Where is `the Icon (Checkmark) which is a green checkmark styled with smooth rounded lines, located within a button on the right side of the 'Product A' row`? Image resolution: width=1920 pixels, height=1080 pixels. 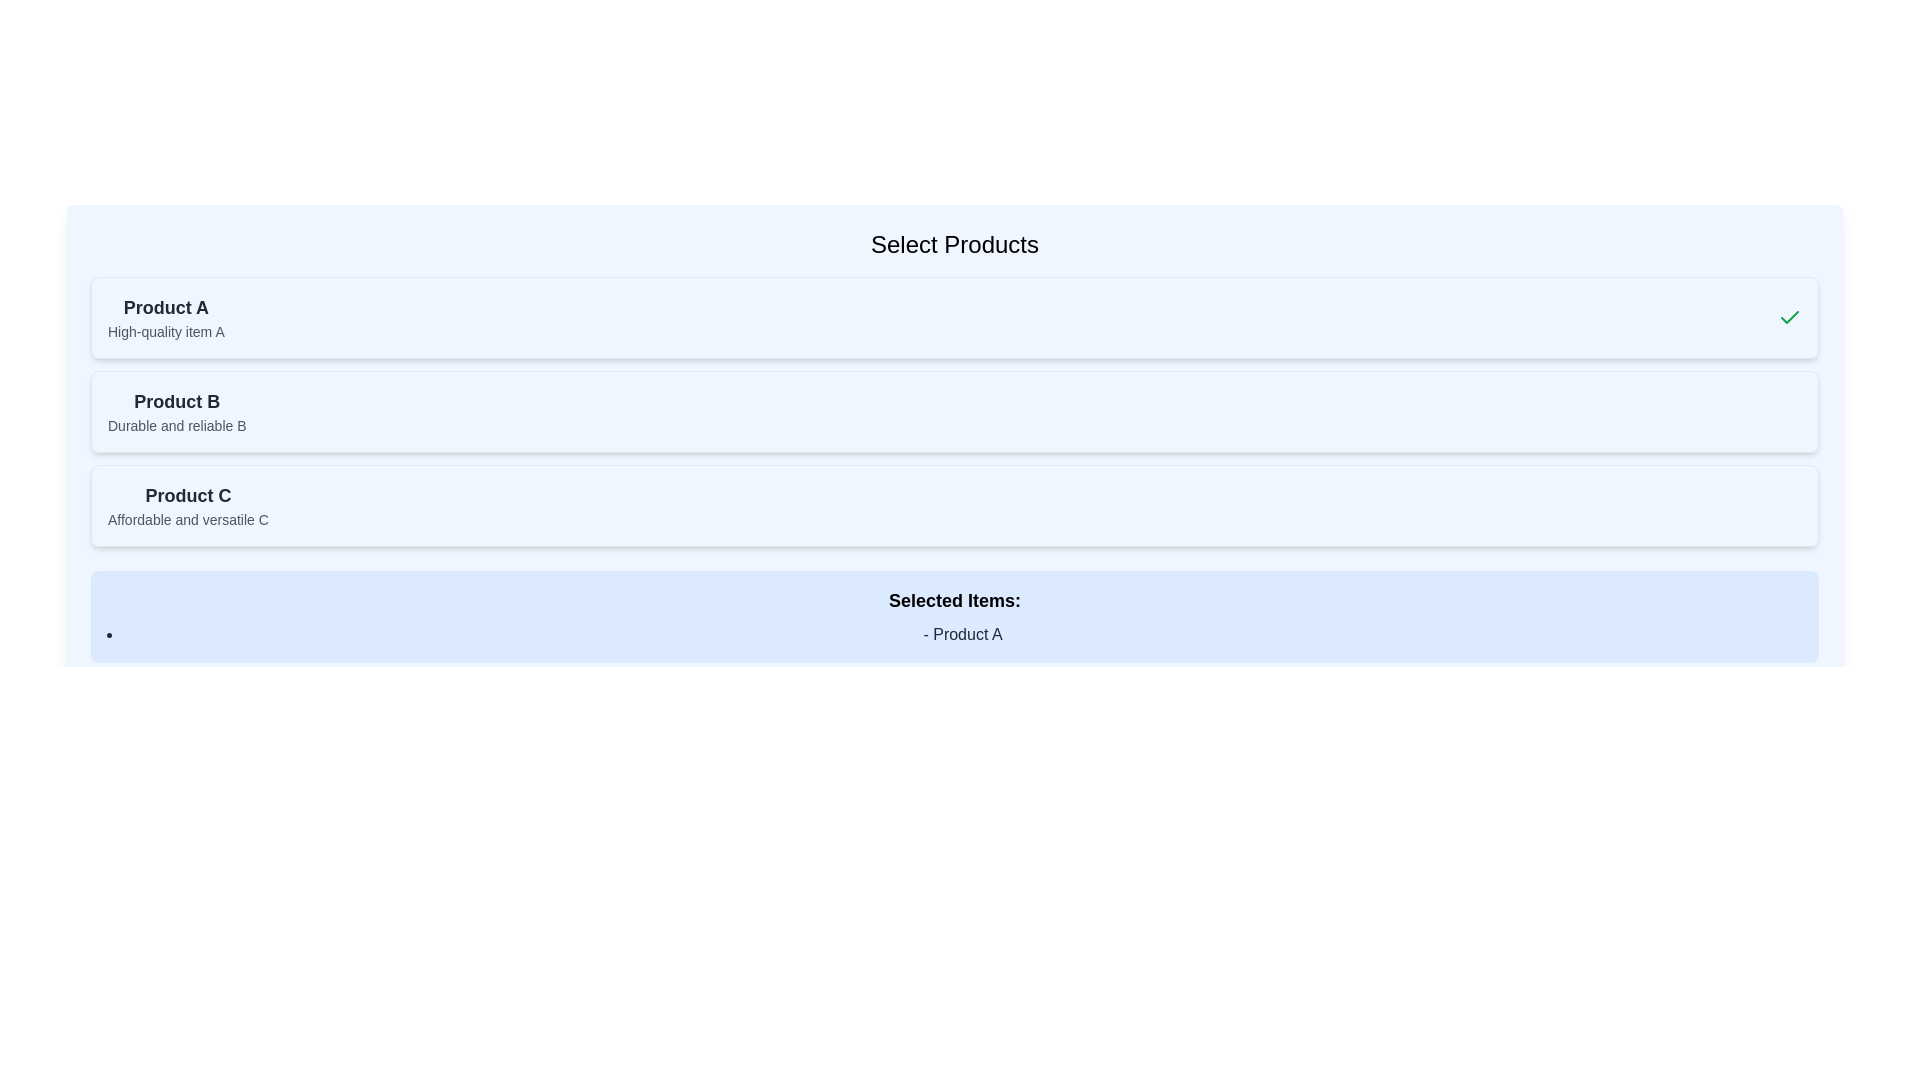
the Icon (Checkmark) which is a green checkmark styled with smooth rounded lines, located within a button on the right side of the 'Product A' row is located at coordinates (1790, 316).